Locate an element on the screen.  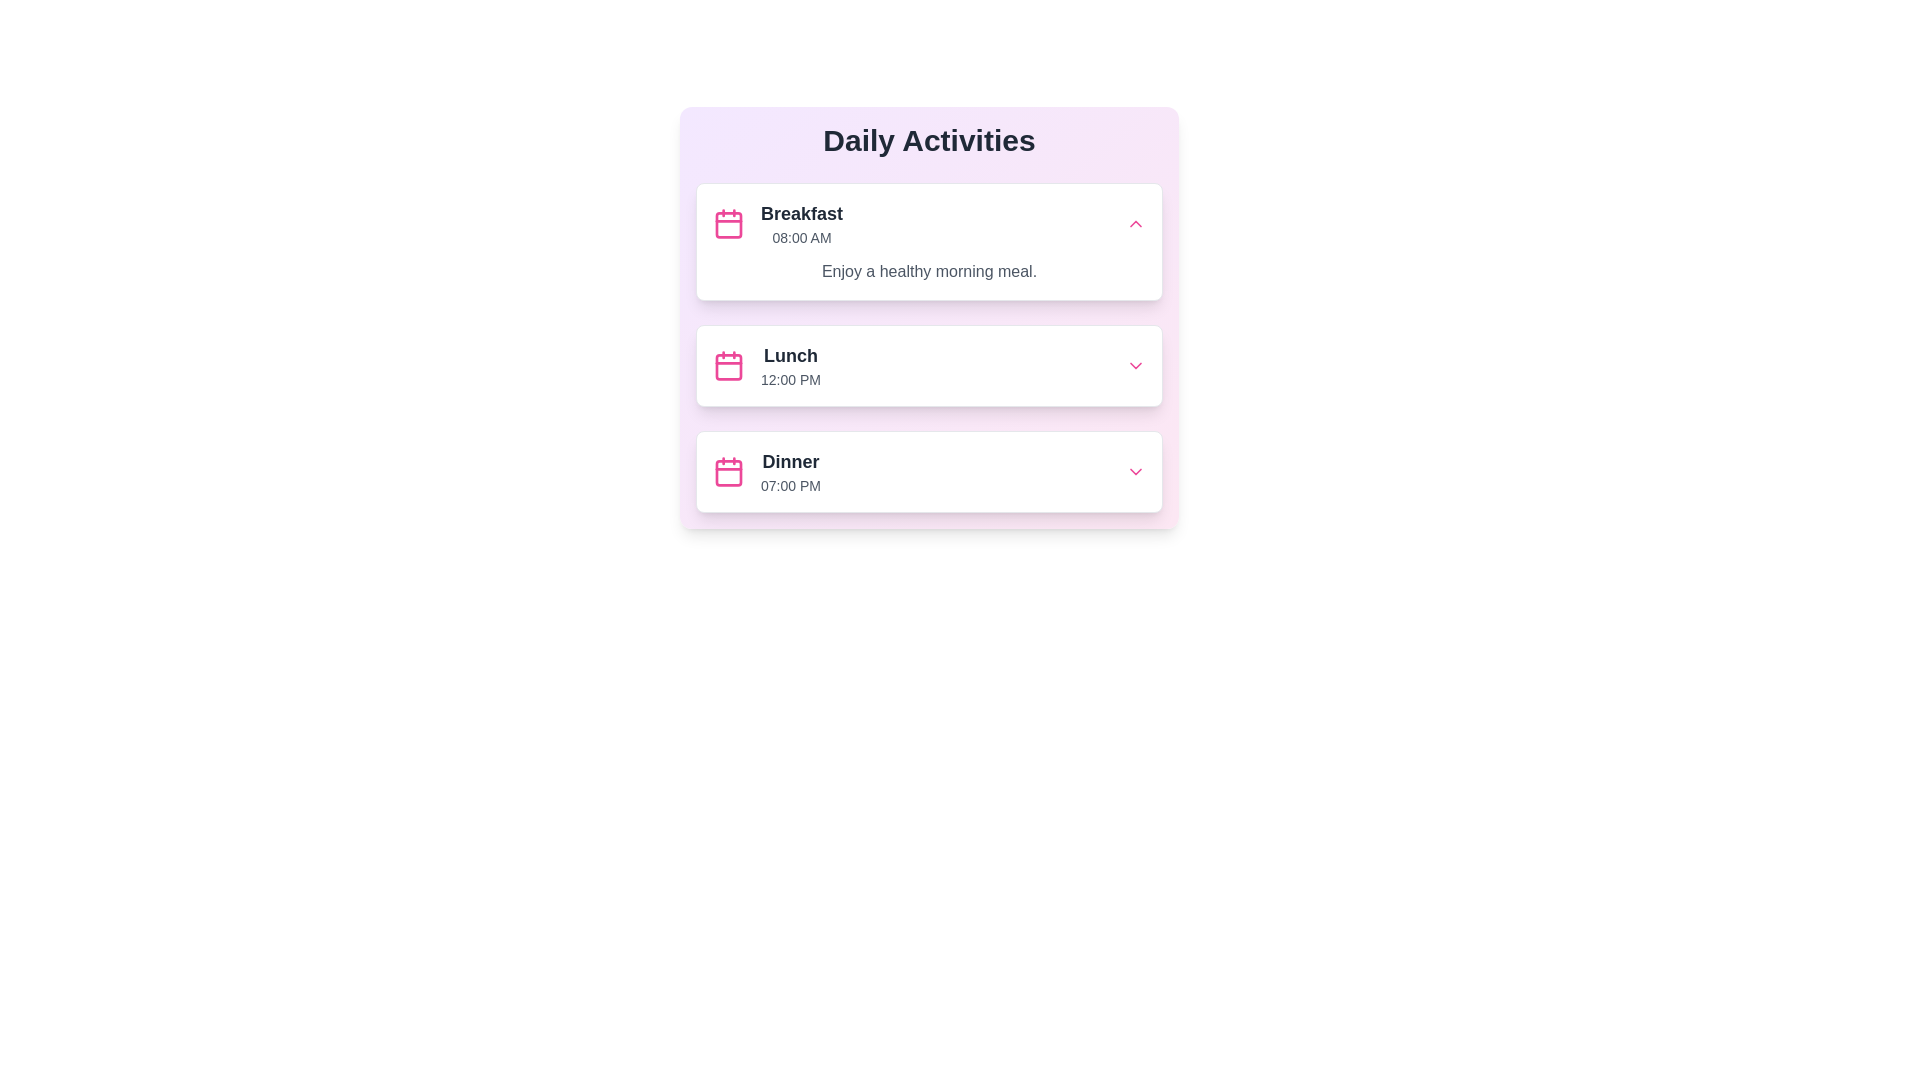
the text label located below the time label '08:00 AM' in the 'Breakfast' card is located at coordinates (928, 272).